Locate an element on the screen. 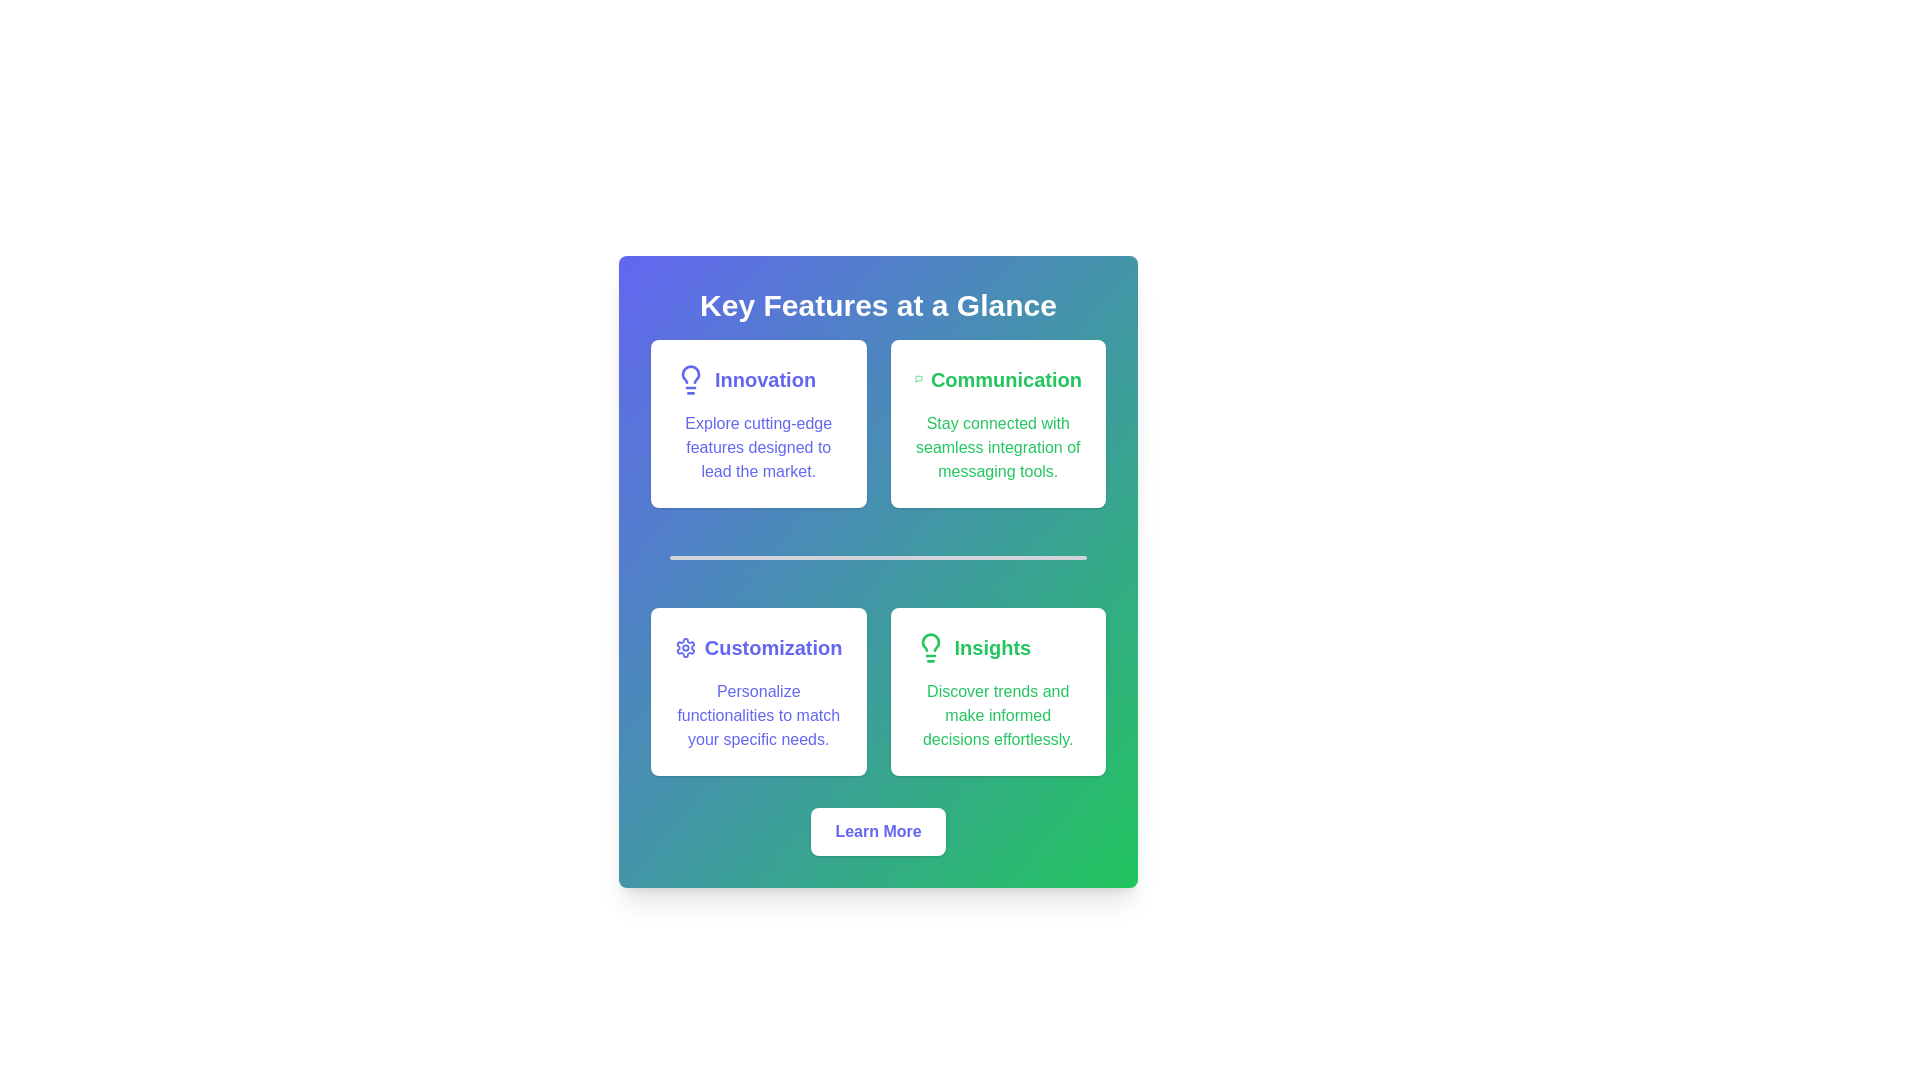  the informational card highlighting the 'Insights' feature, which is positioned in the bottom-right section of the grid layout is located at coordinates (998, 690).